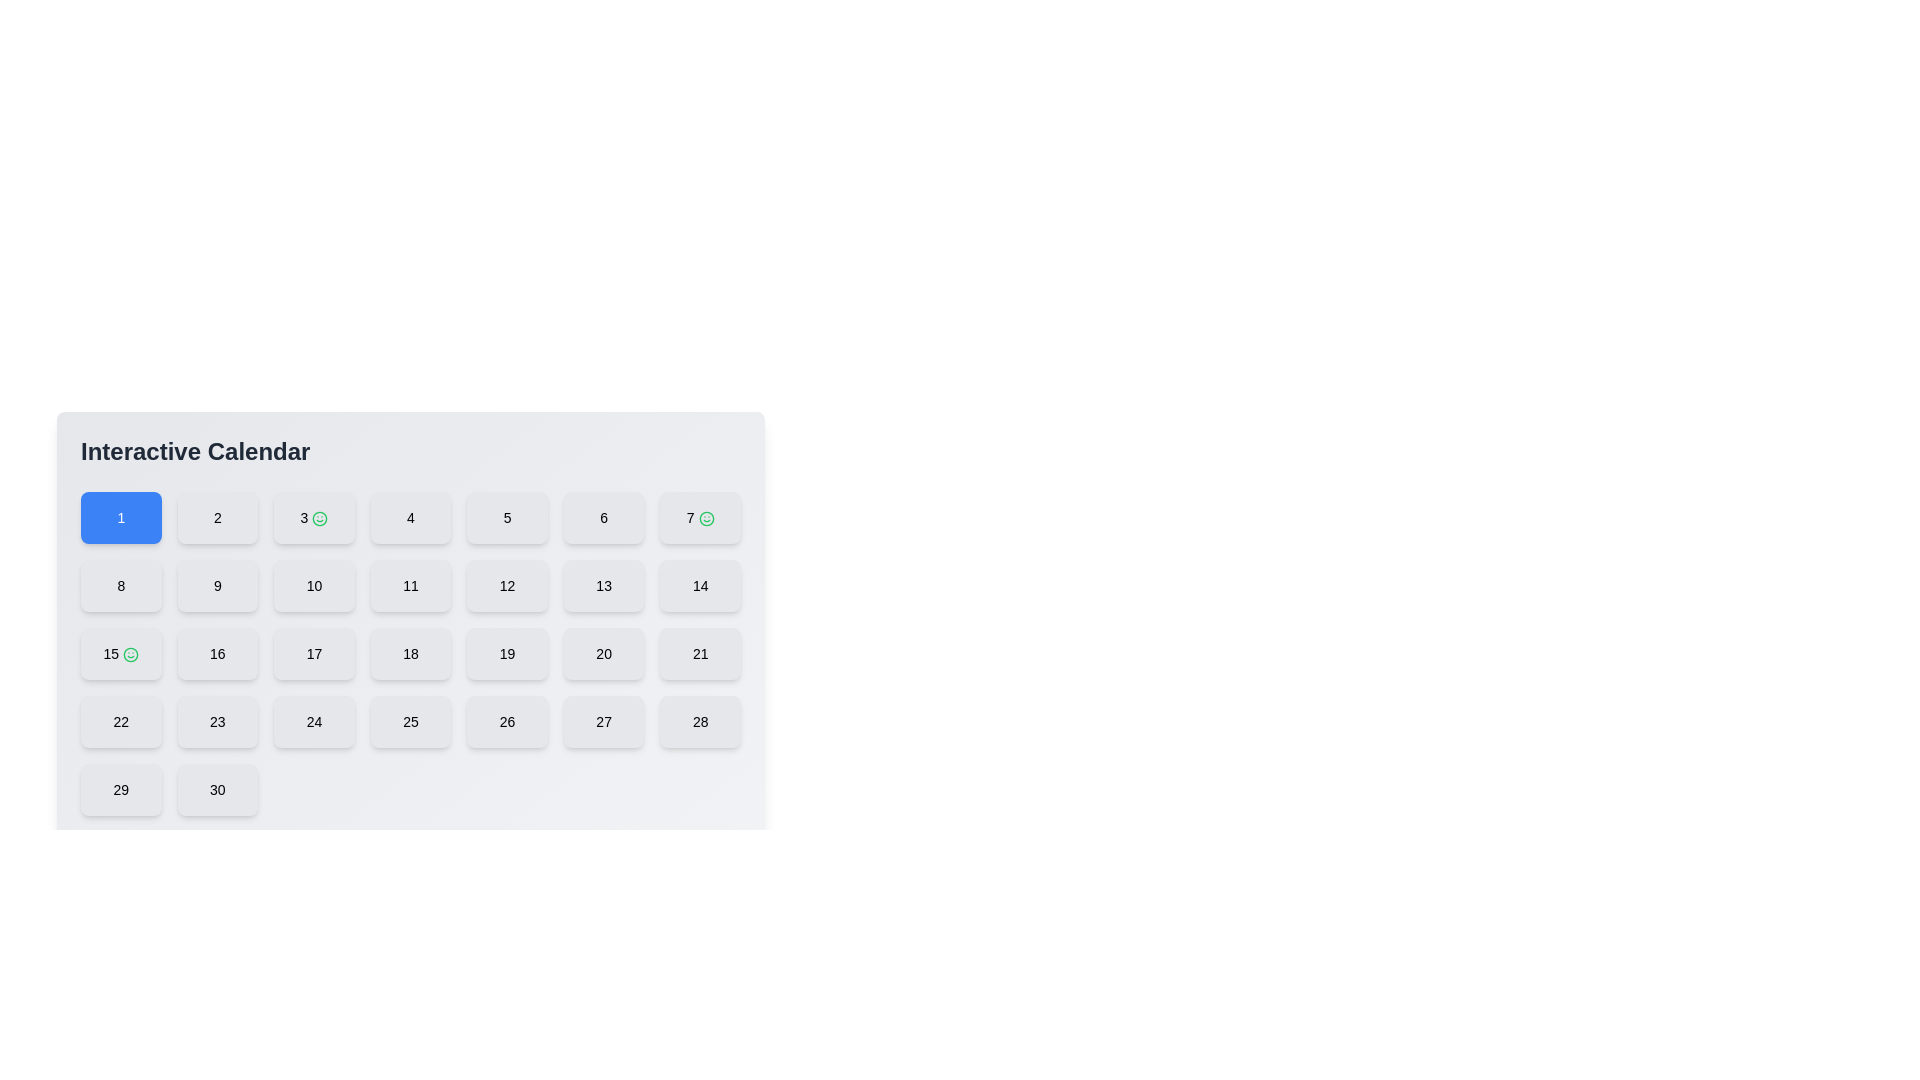  What do you see at coordinates (313, 585) in the screenshot?
I see `the rectangular button labeled '10'` at bounding box center [313, 585].